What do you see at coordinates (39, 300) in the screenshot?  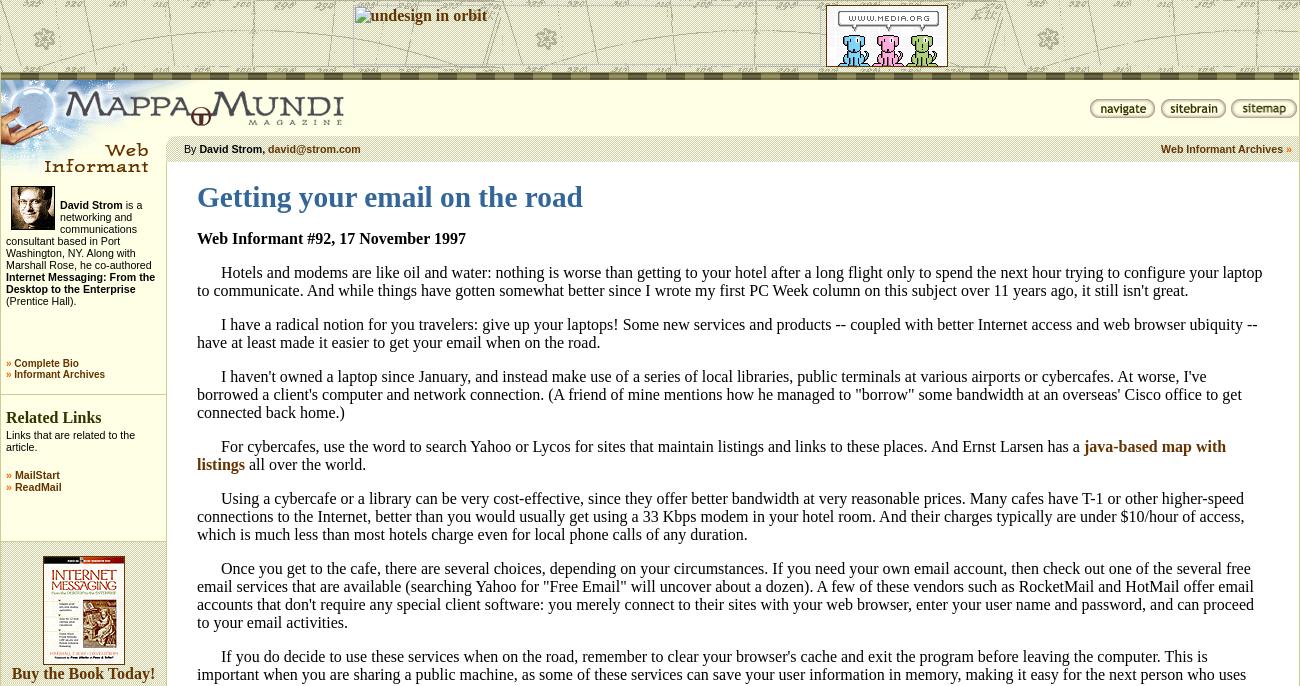 I see `'(Prentice  Hall).'` at bounding box center [39, 300].